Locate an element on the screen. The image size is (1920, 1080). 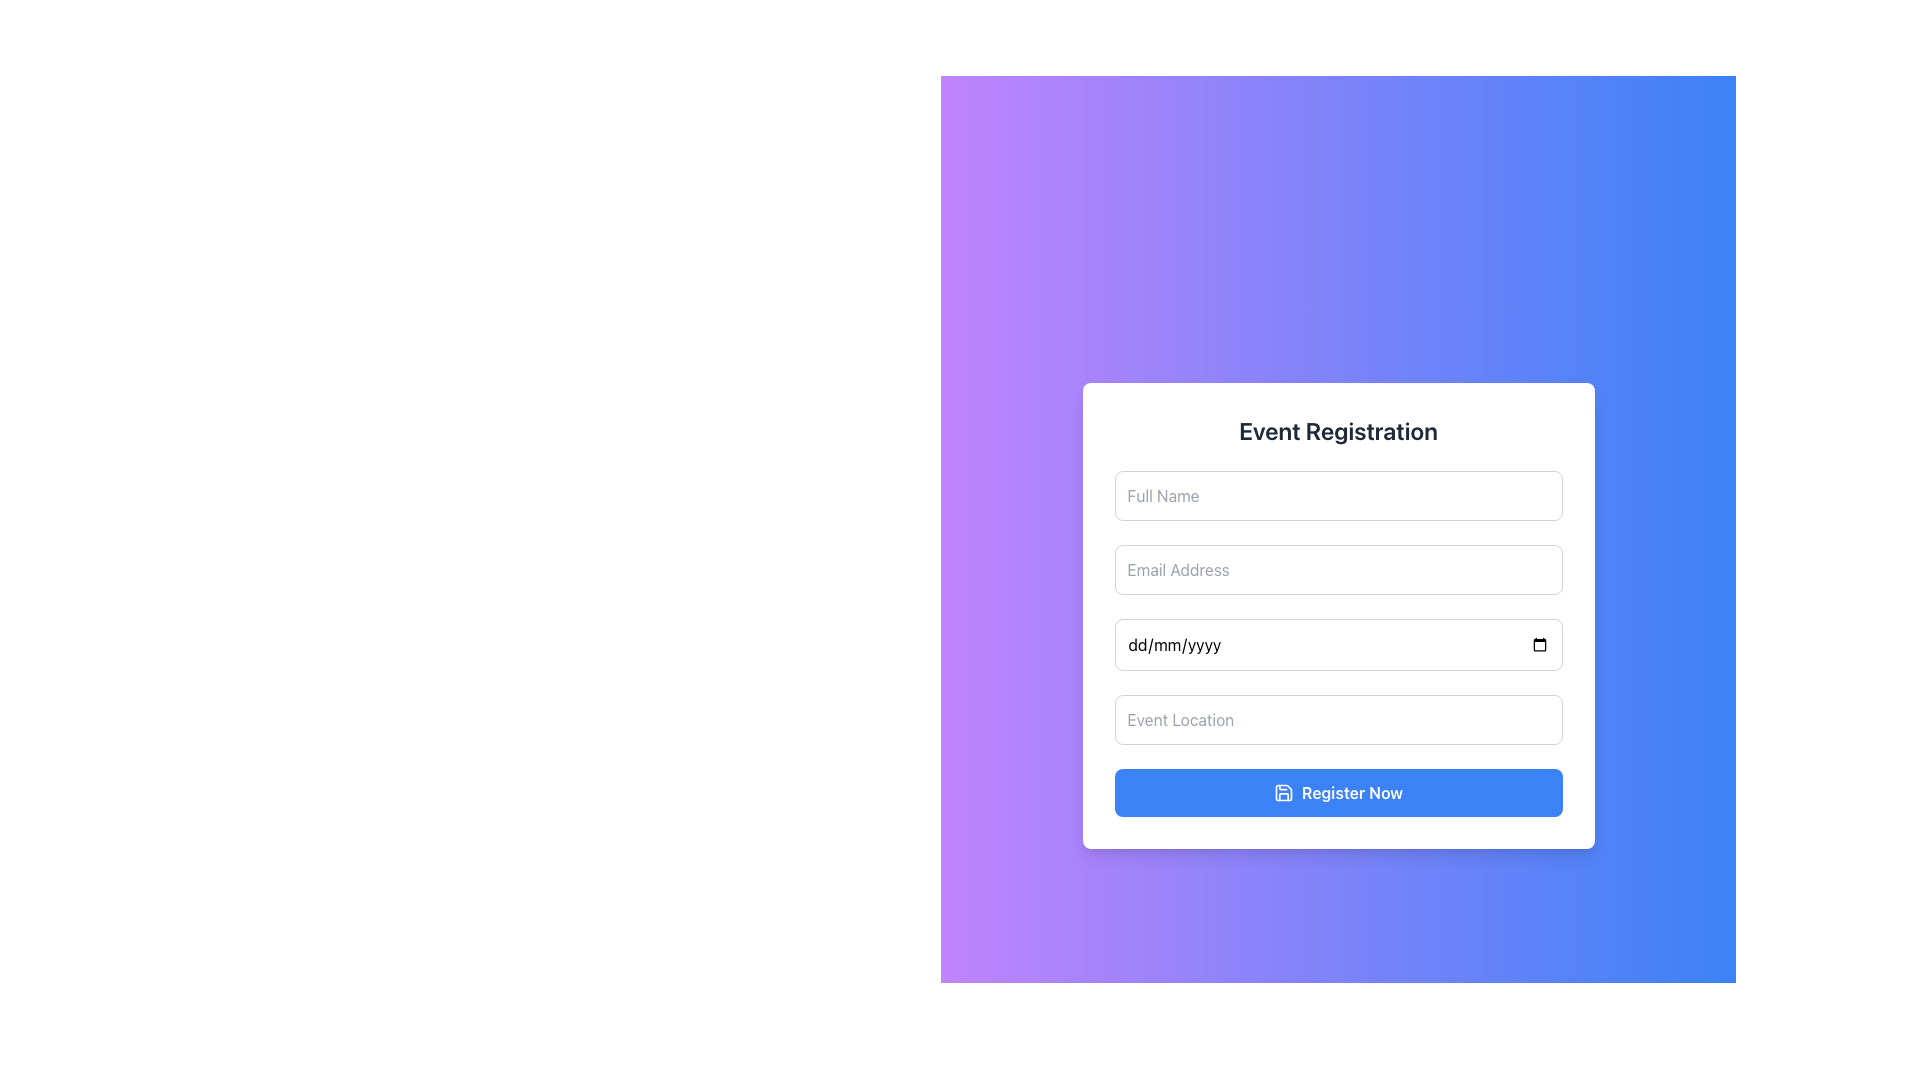
the large, rectangular 'Register Now' button with a blue background and white text is located at coordinates (1338, 792).